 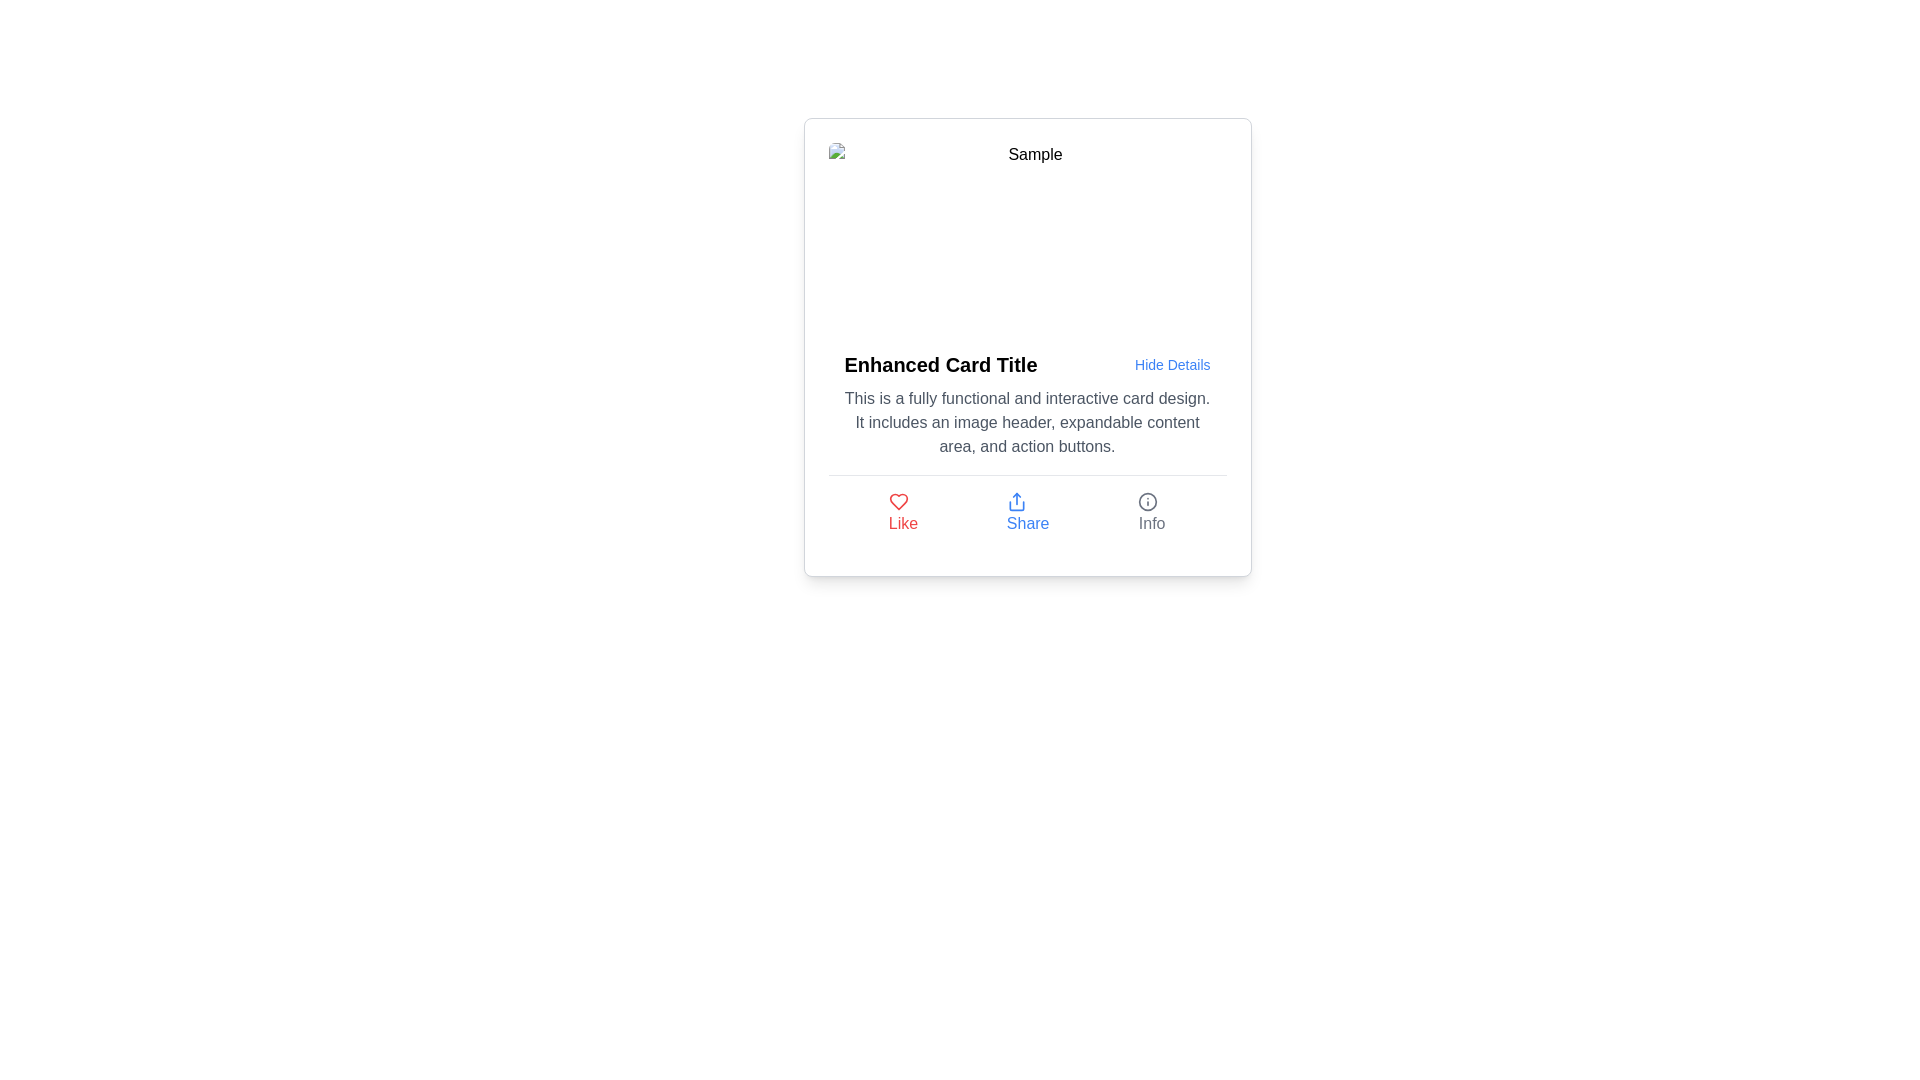 What do you see at coordinates (1148, 500) in the screenshot?
I see `the central circular shape of the 'Info' icon located at the bottom-right section of the card interface` at bounding box center [1148, 500].